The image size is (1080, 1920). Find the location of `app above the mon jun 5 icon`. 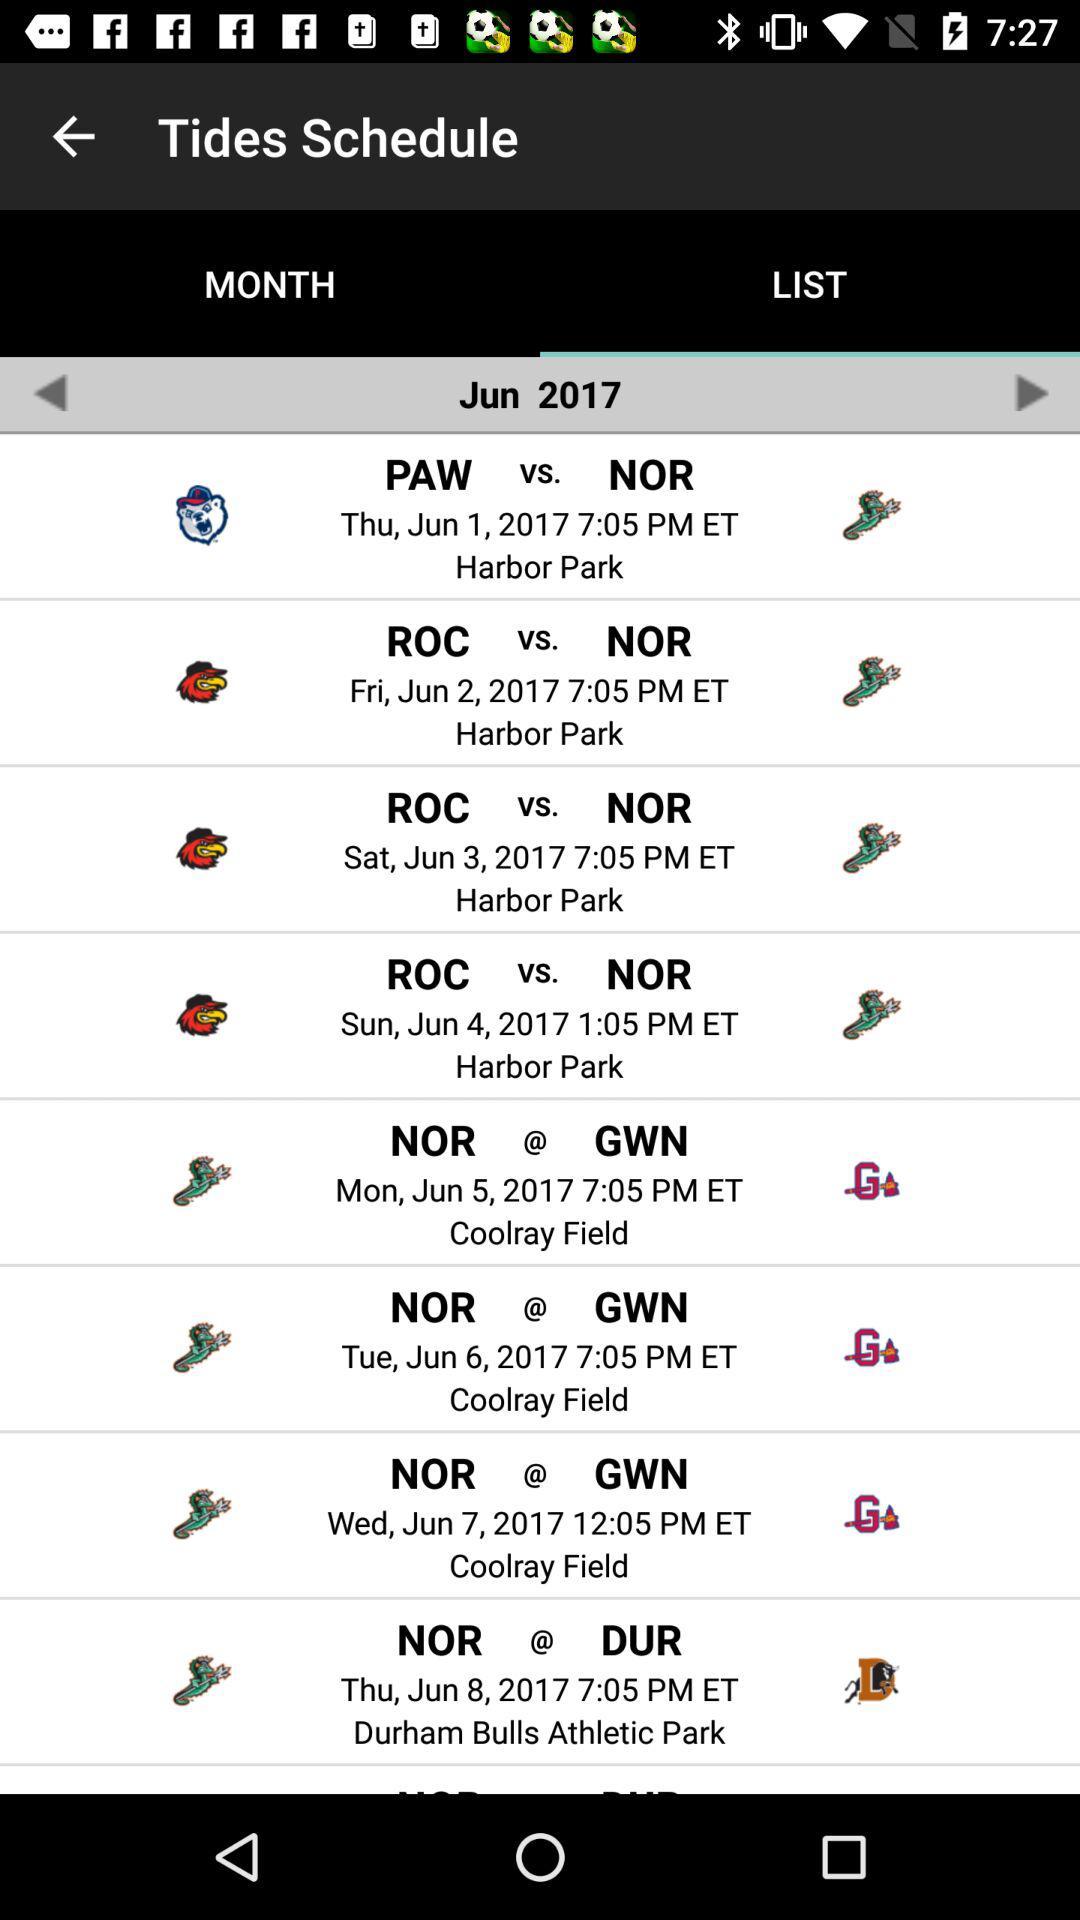

app above the mon jun 5 icon is located at coordinates (534, 1138).